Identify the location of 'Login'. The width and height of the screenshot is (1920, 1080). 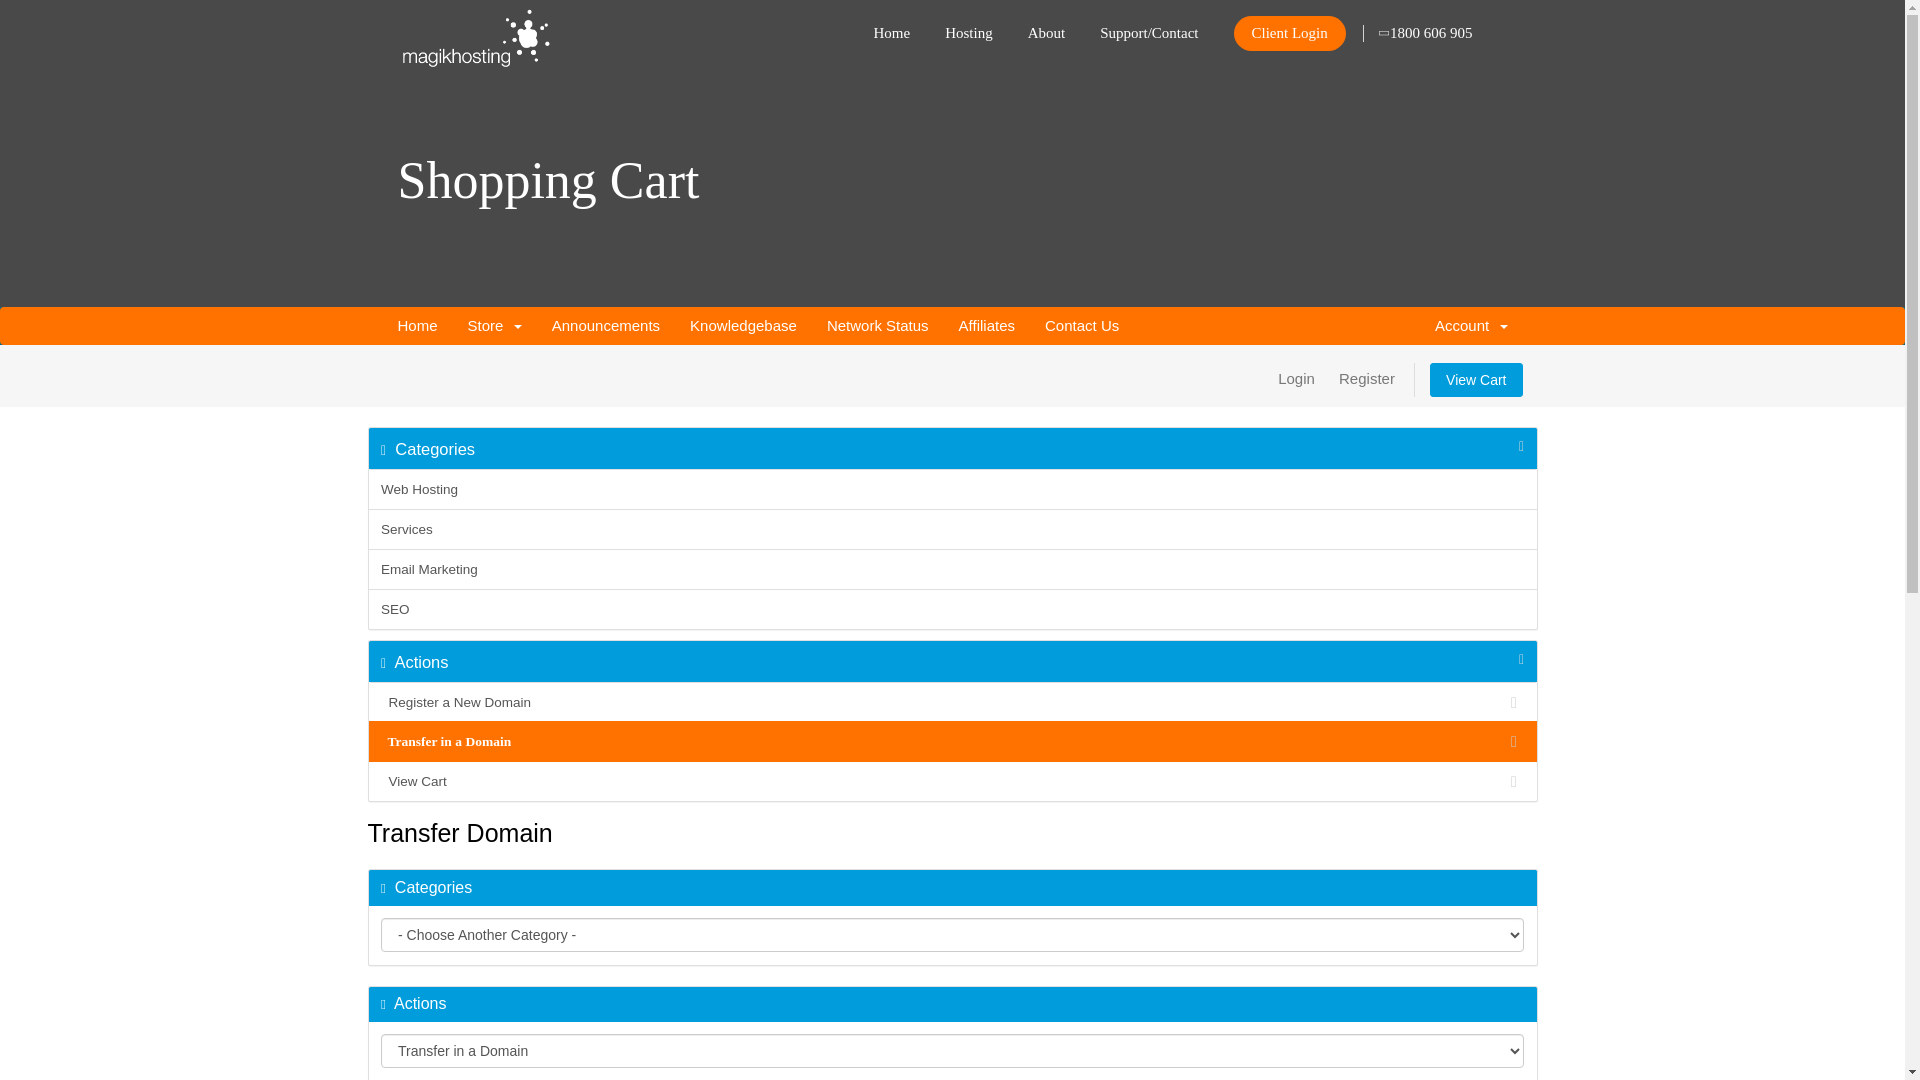
(1296, 378).